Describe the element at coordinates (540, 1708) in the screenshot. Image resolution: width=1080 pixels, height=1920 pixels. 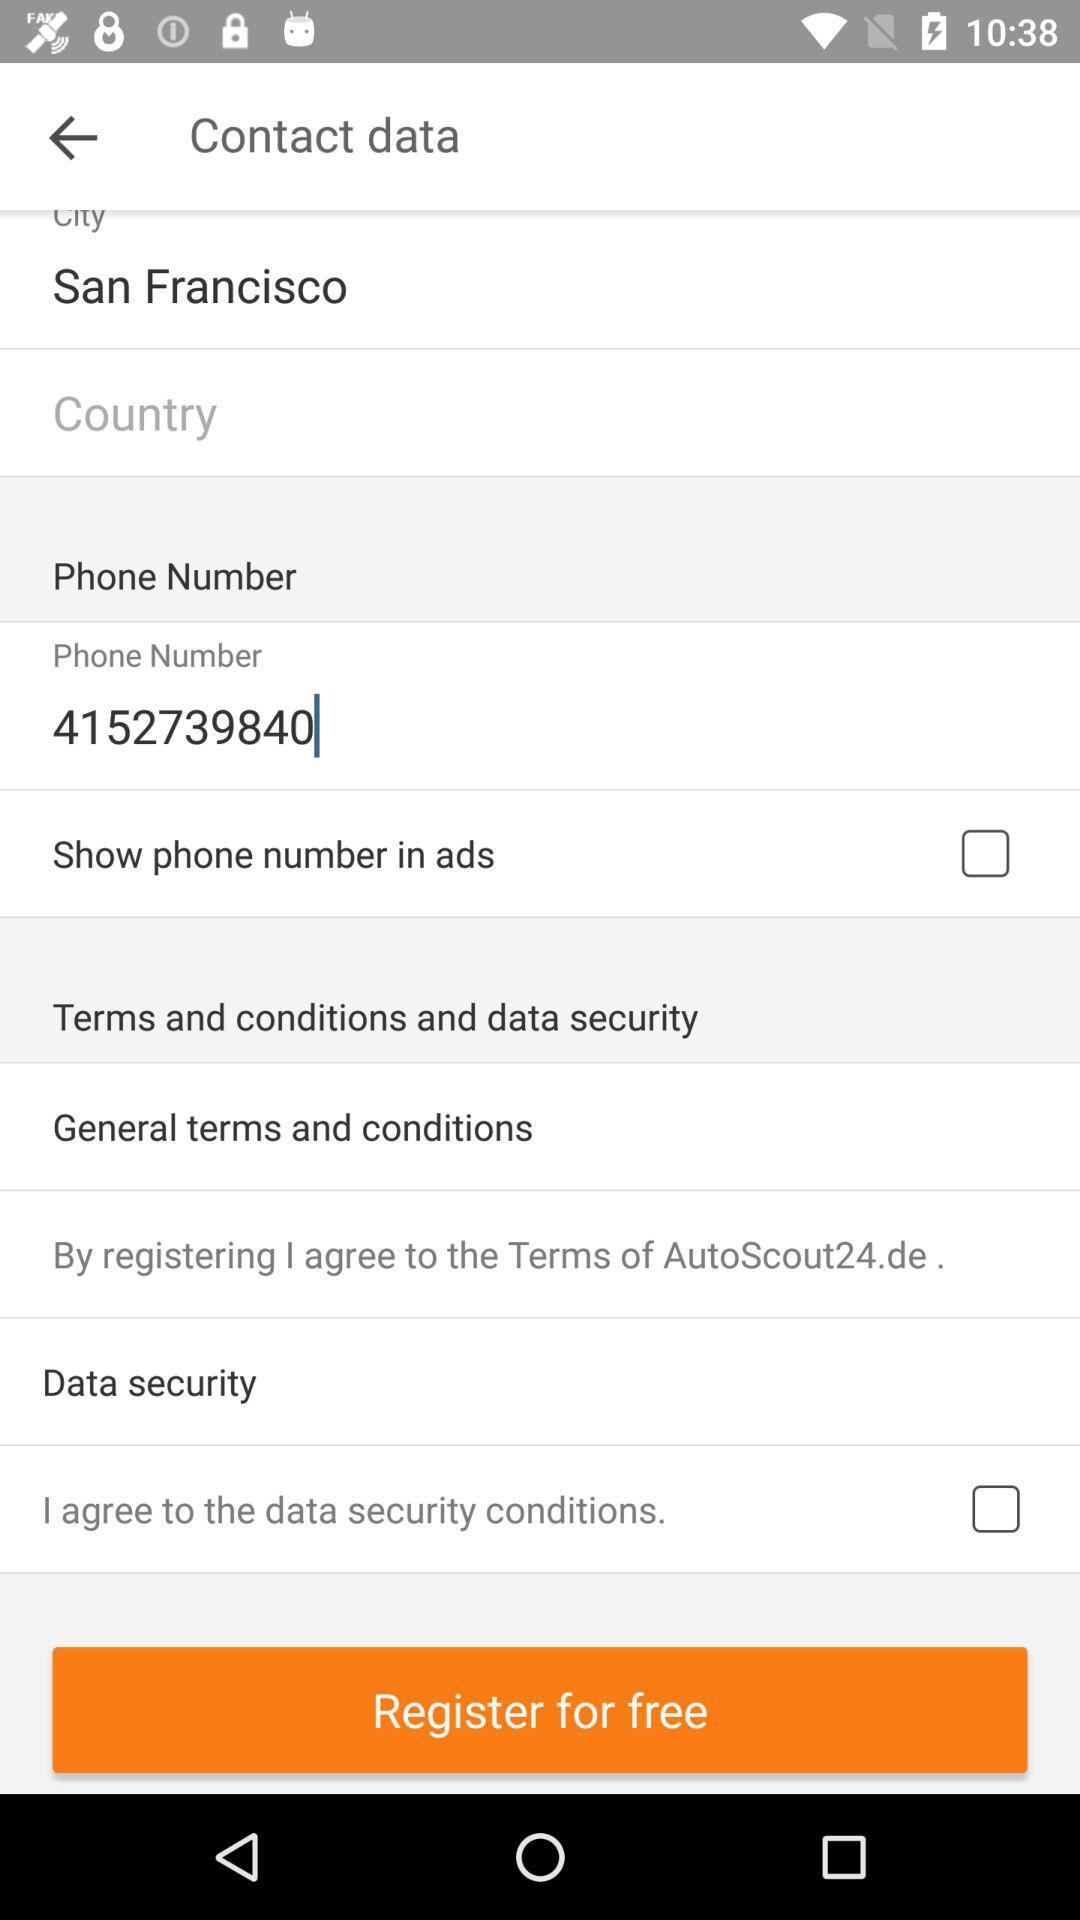
I see `register for free icon` at that location.